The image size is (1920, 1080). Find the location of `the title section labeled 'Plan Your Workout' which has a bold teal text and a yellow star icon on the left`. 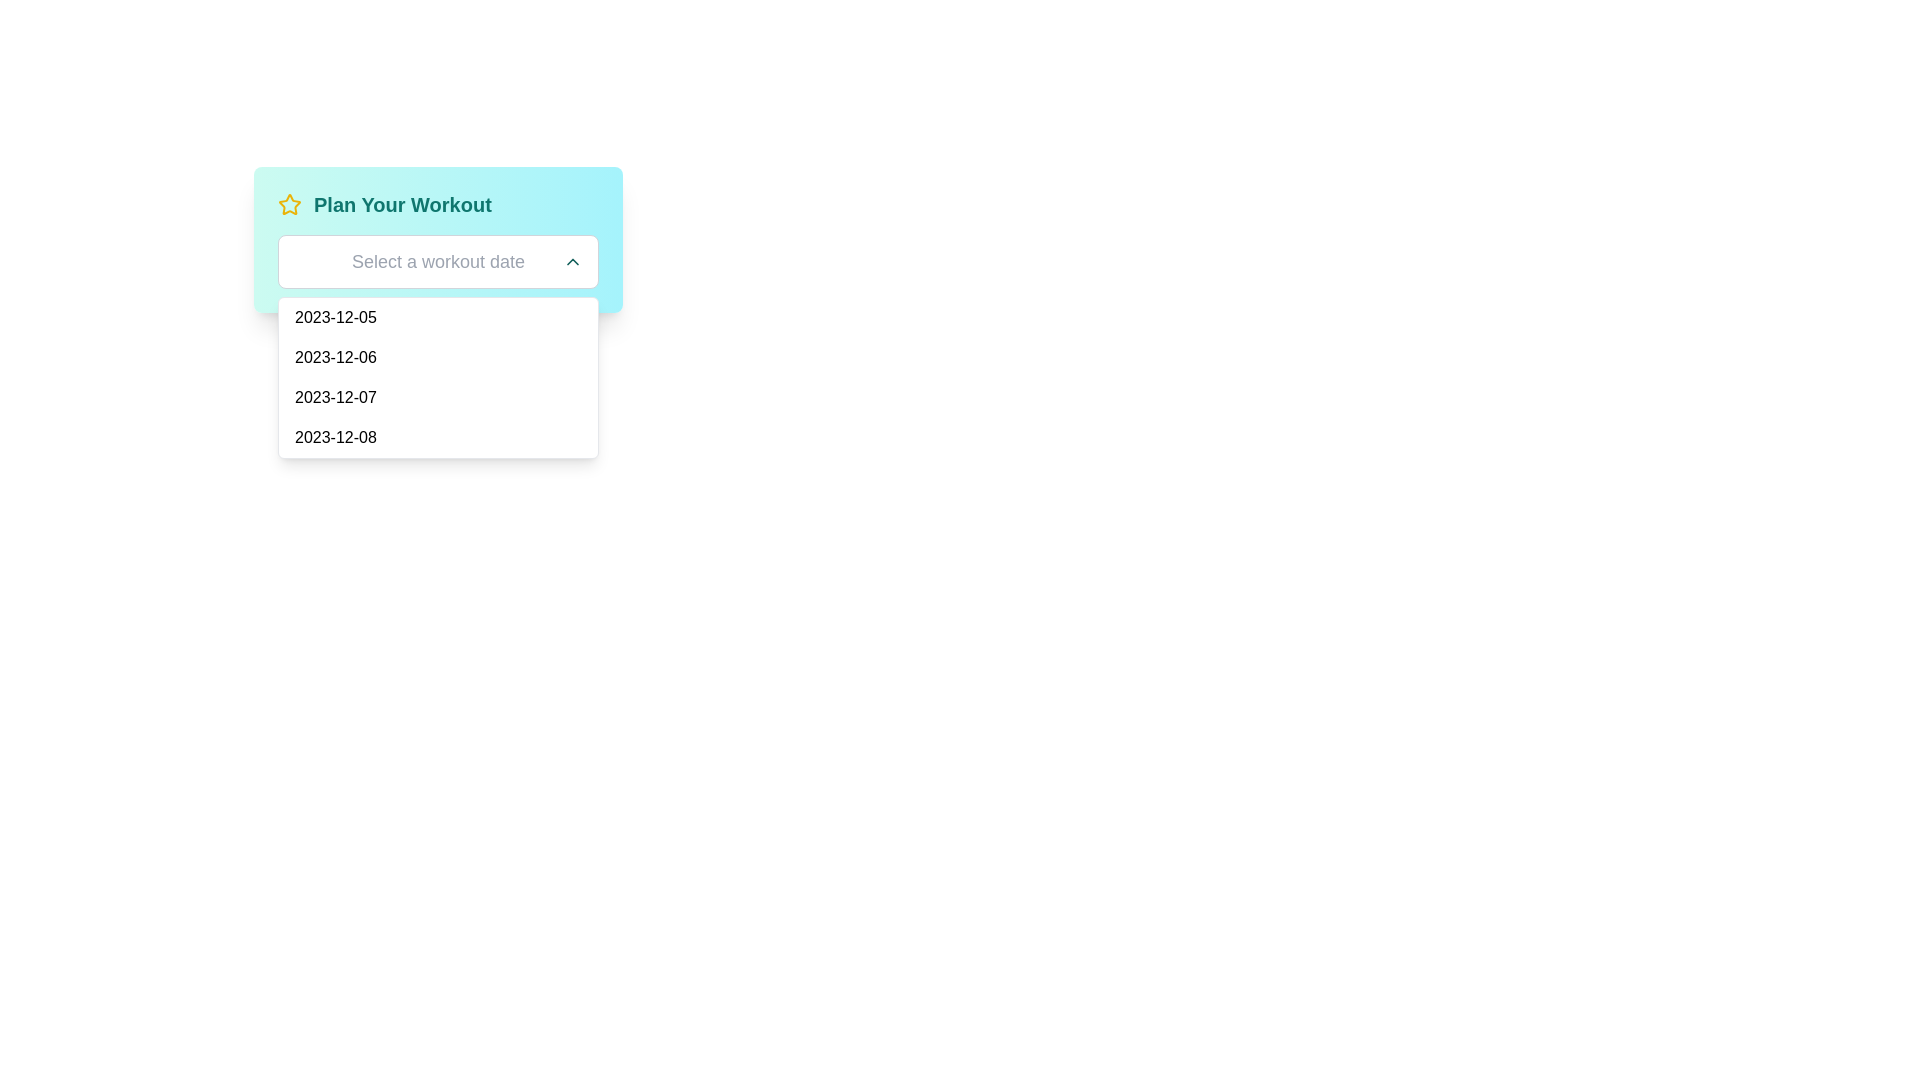

the title section labeled 'Plan Your Workout' which has a bold teal text and a yellow star icon on the left is located at coordinates (437, 204).